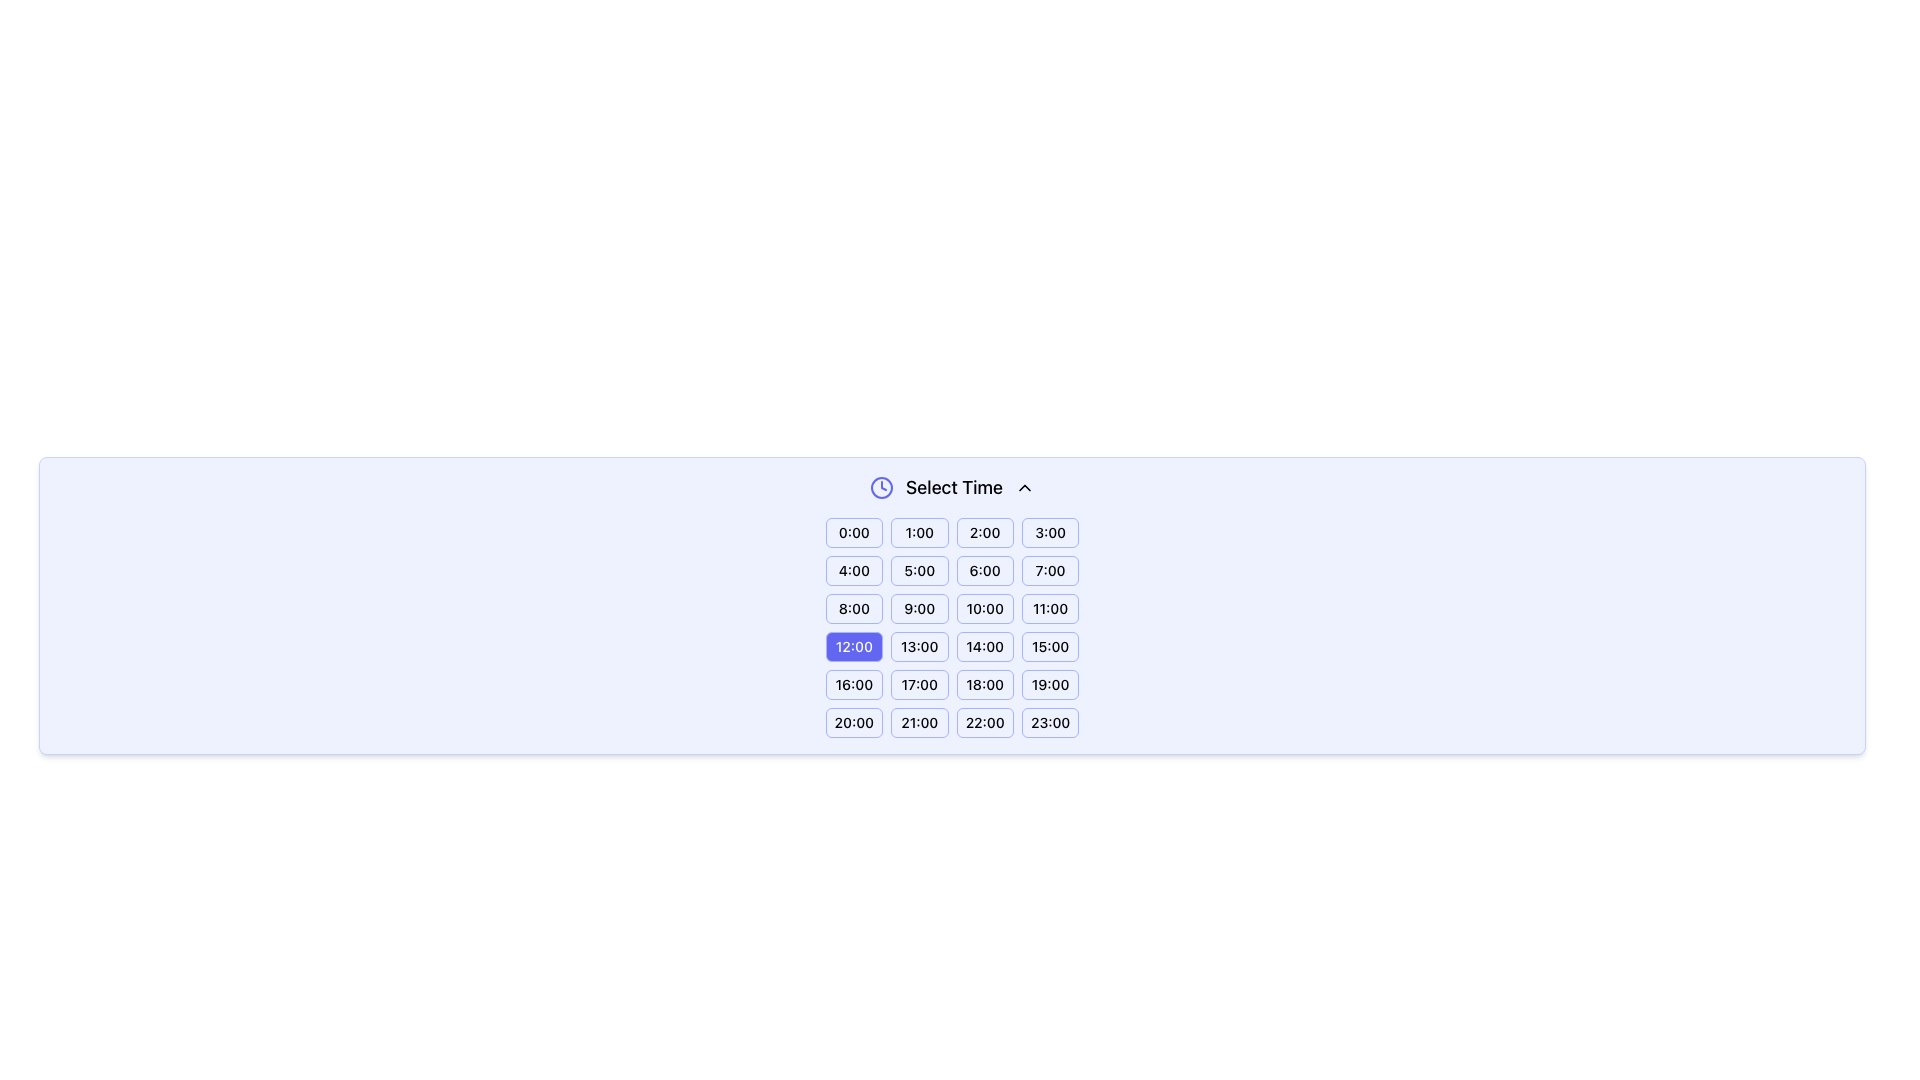 The image size is (1920, 1080). What do you see at coordinates (1049, 608) in the screenshot?
I see `the time selection button for '11:00' located in the third row and fourth column of the grid layout` at bounding box center [1049, 608].